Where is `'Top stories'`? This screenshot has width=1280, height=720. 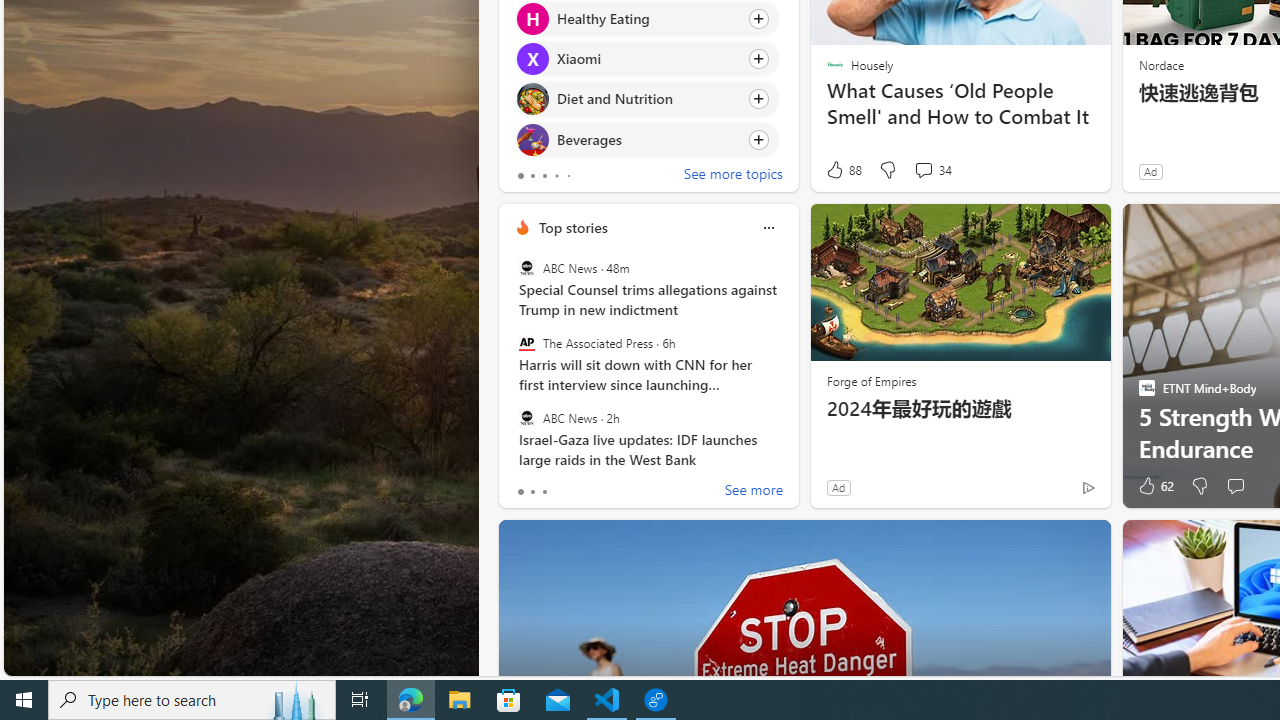 'Top stories' is located at coordinates (571, 226).